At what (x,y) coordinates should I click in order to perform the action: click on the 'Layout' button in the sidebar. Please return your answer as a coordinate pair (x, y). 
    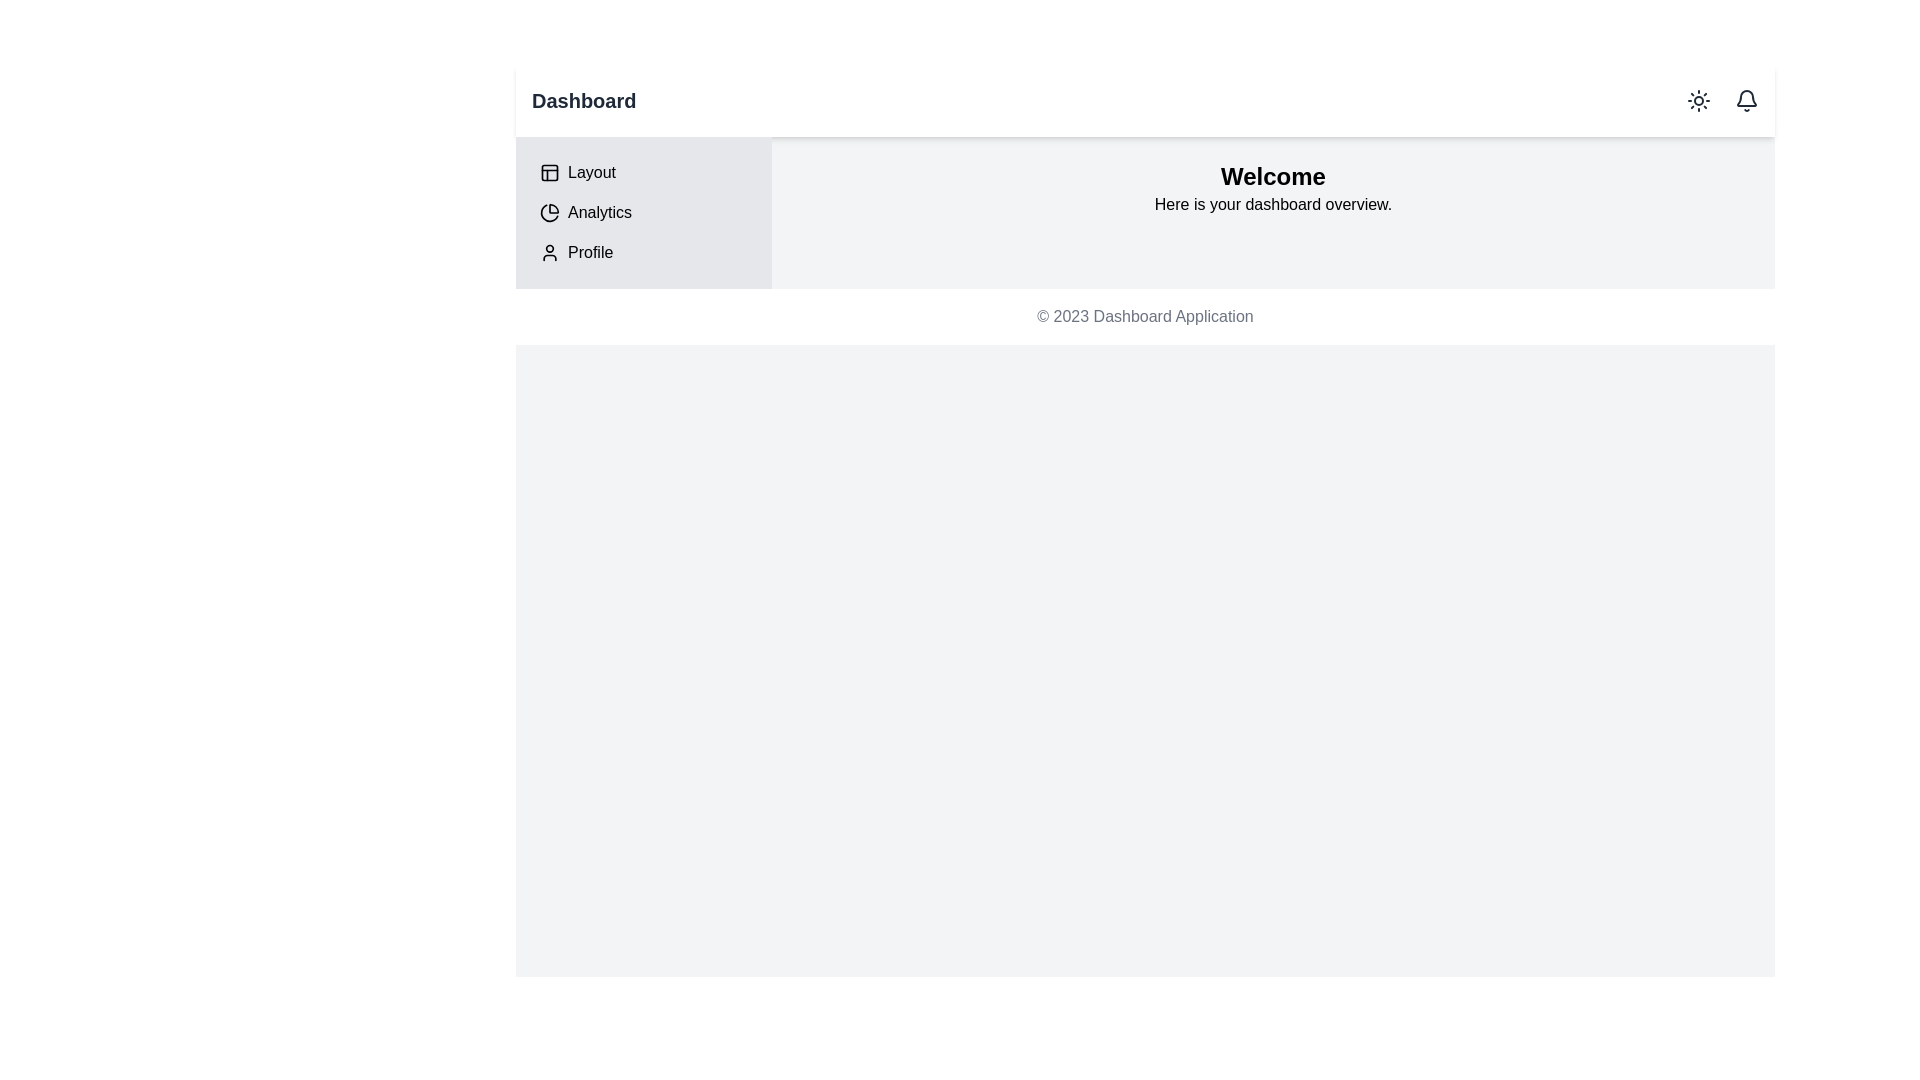
    Looking at the image, I should click on (643, 172).